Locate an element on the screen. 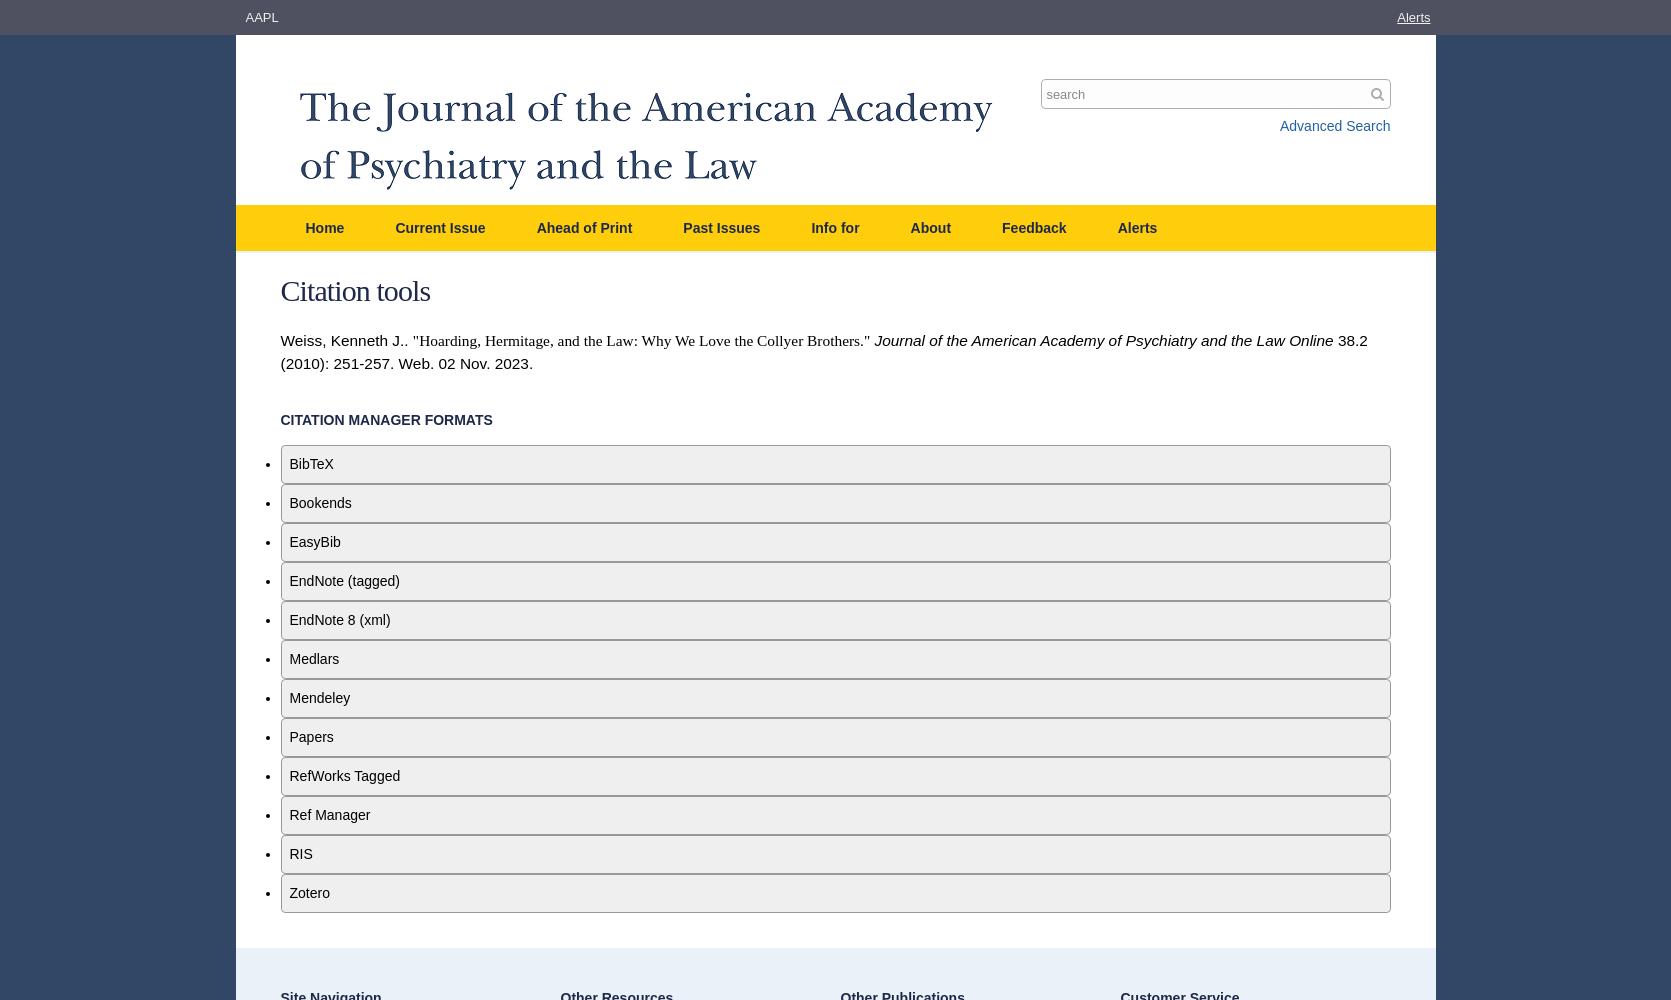  'Citation Manager Formats' is located at coordinates (386, 420).